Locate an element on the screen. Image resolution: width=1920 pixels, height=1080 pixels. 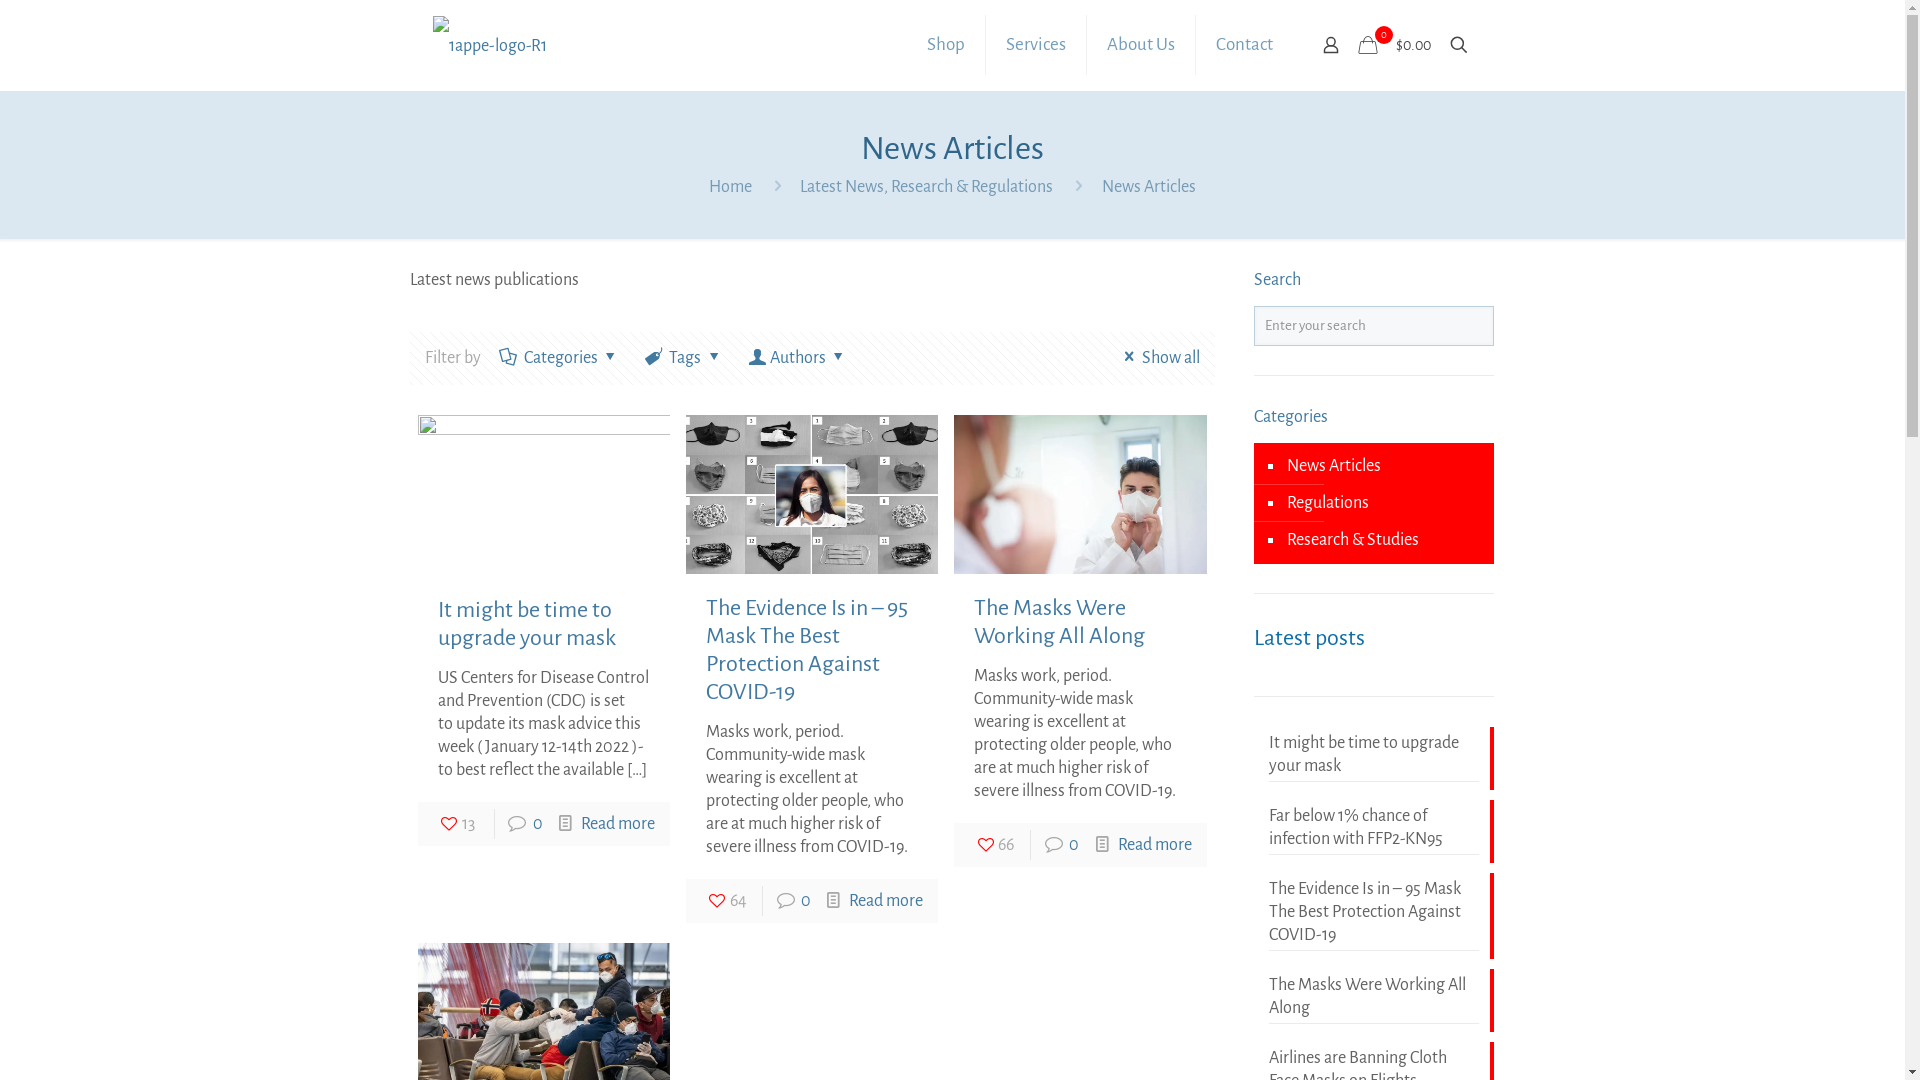
'Categories' is located at coordinates (560, 357).